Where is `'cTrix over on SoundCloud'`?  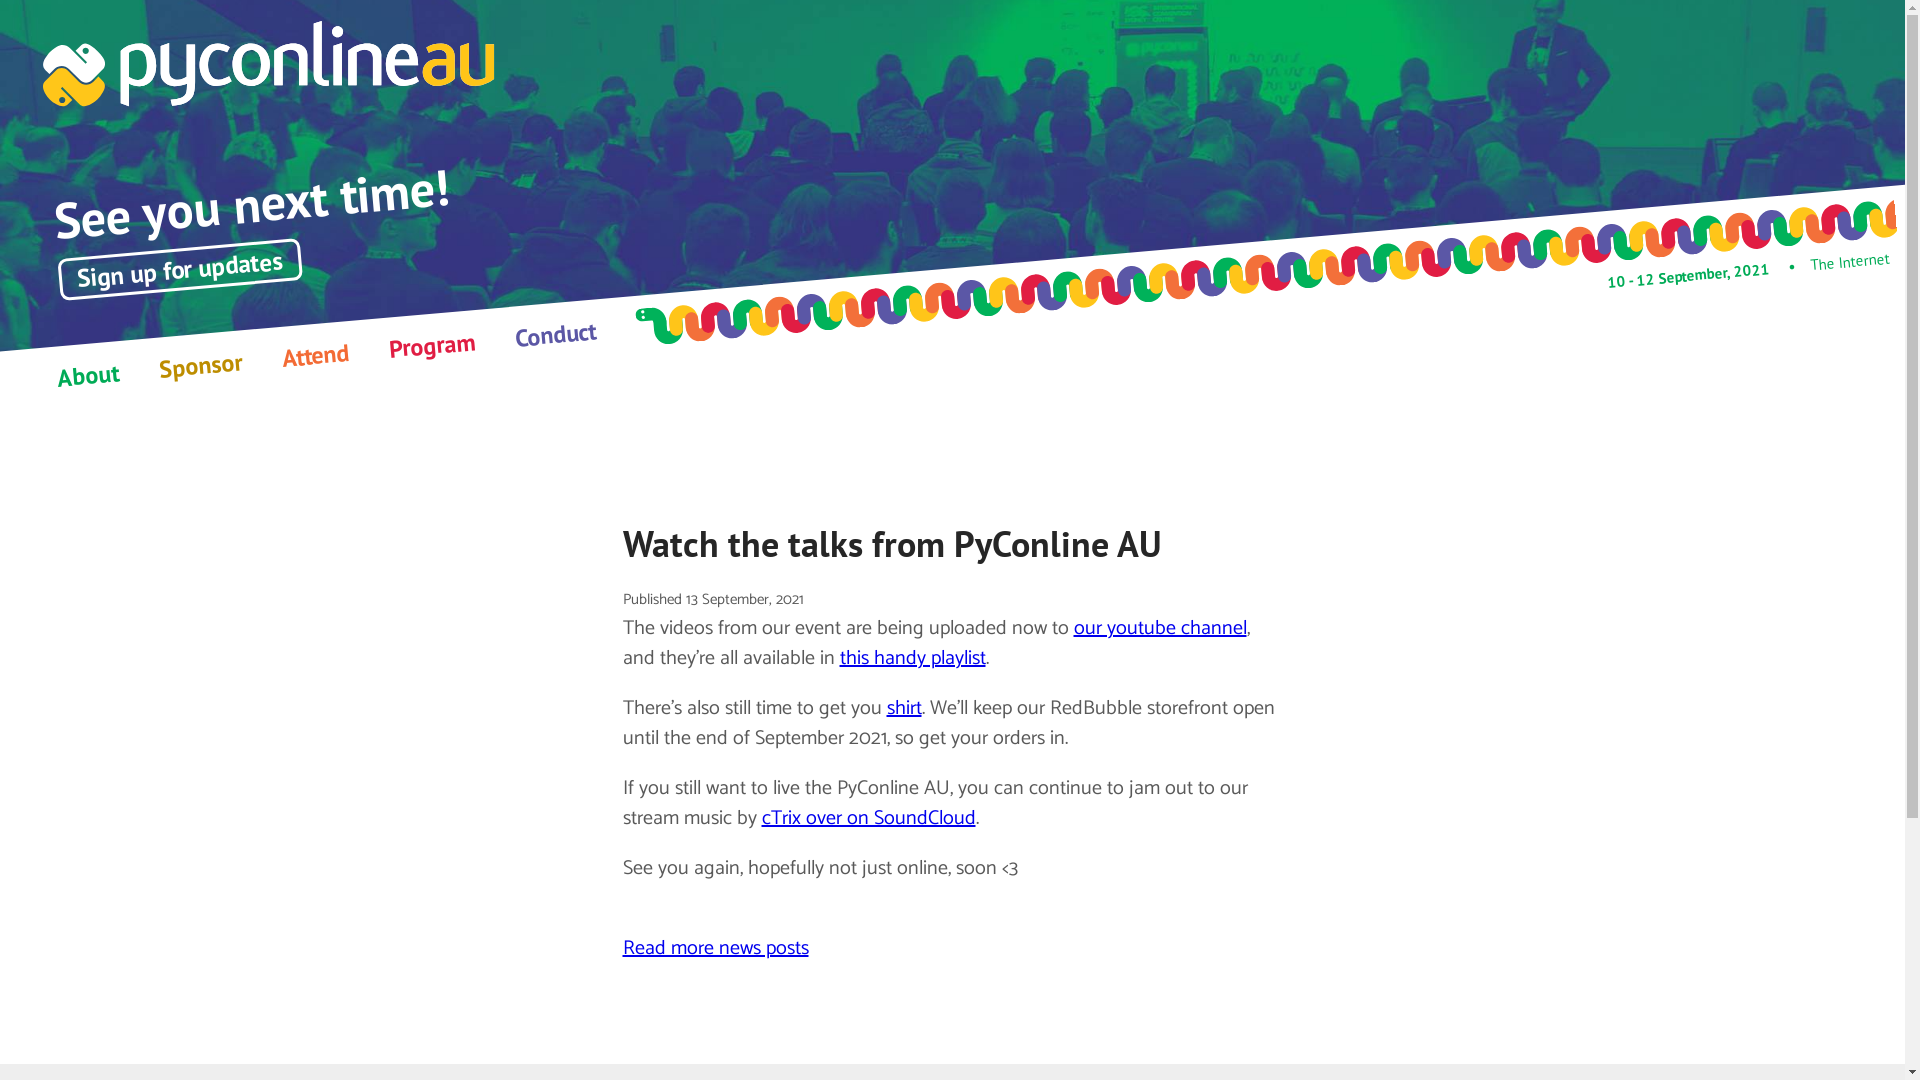 'cTrix over on SoundCloud' is located at coordinates (868, 818).